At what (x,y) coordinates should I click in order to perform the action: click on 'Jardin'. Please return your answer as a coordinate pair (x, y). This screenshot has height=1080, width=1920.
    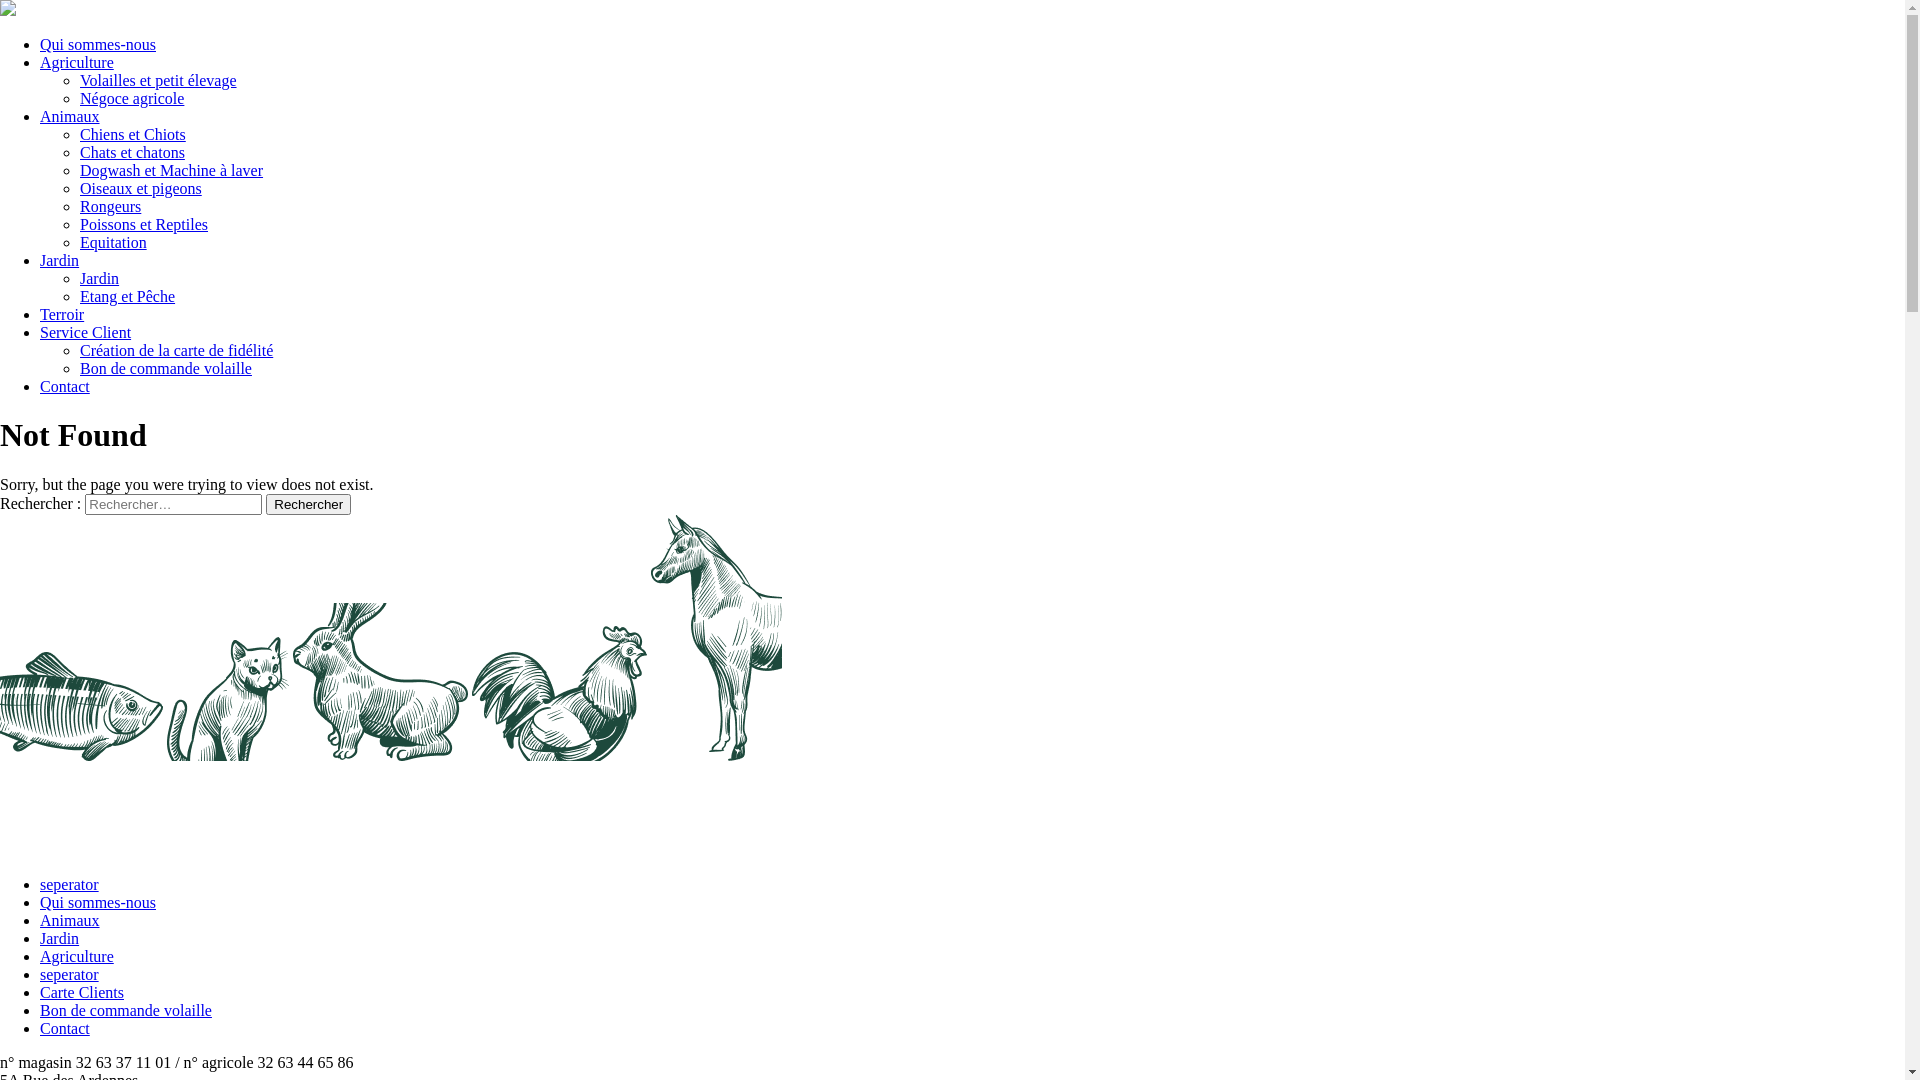
    Looking at the image, I should click on (59, 259).